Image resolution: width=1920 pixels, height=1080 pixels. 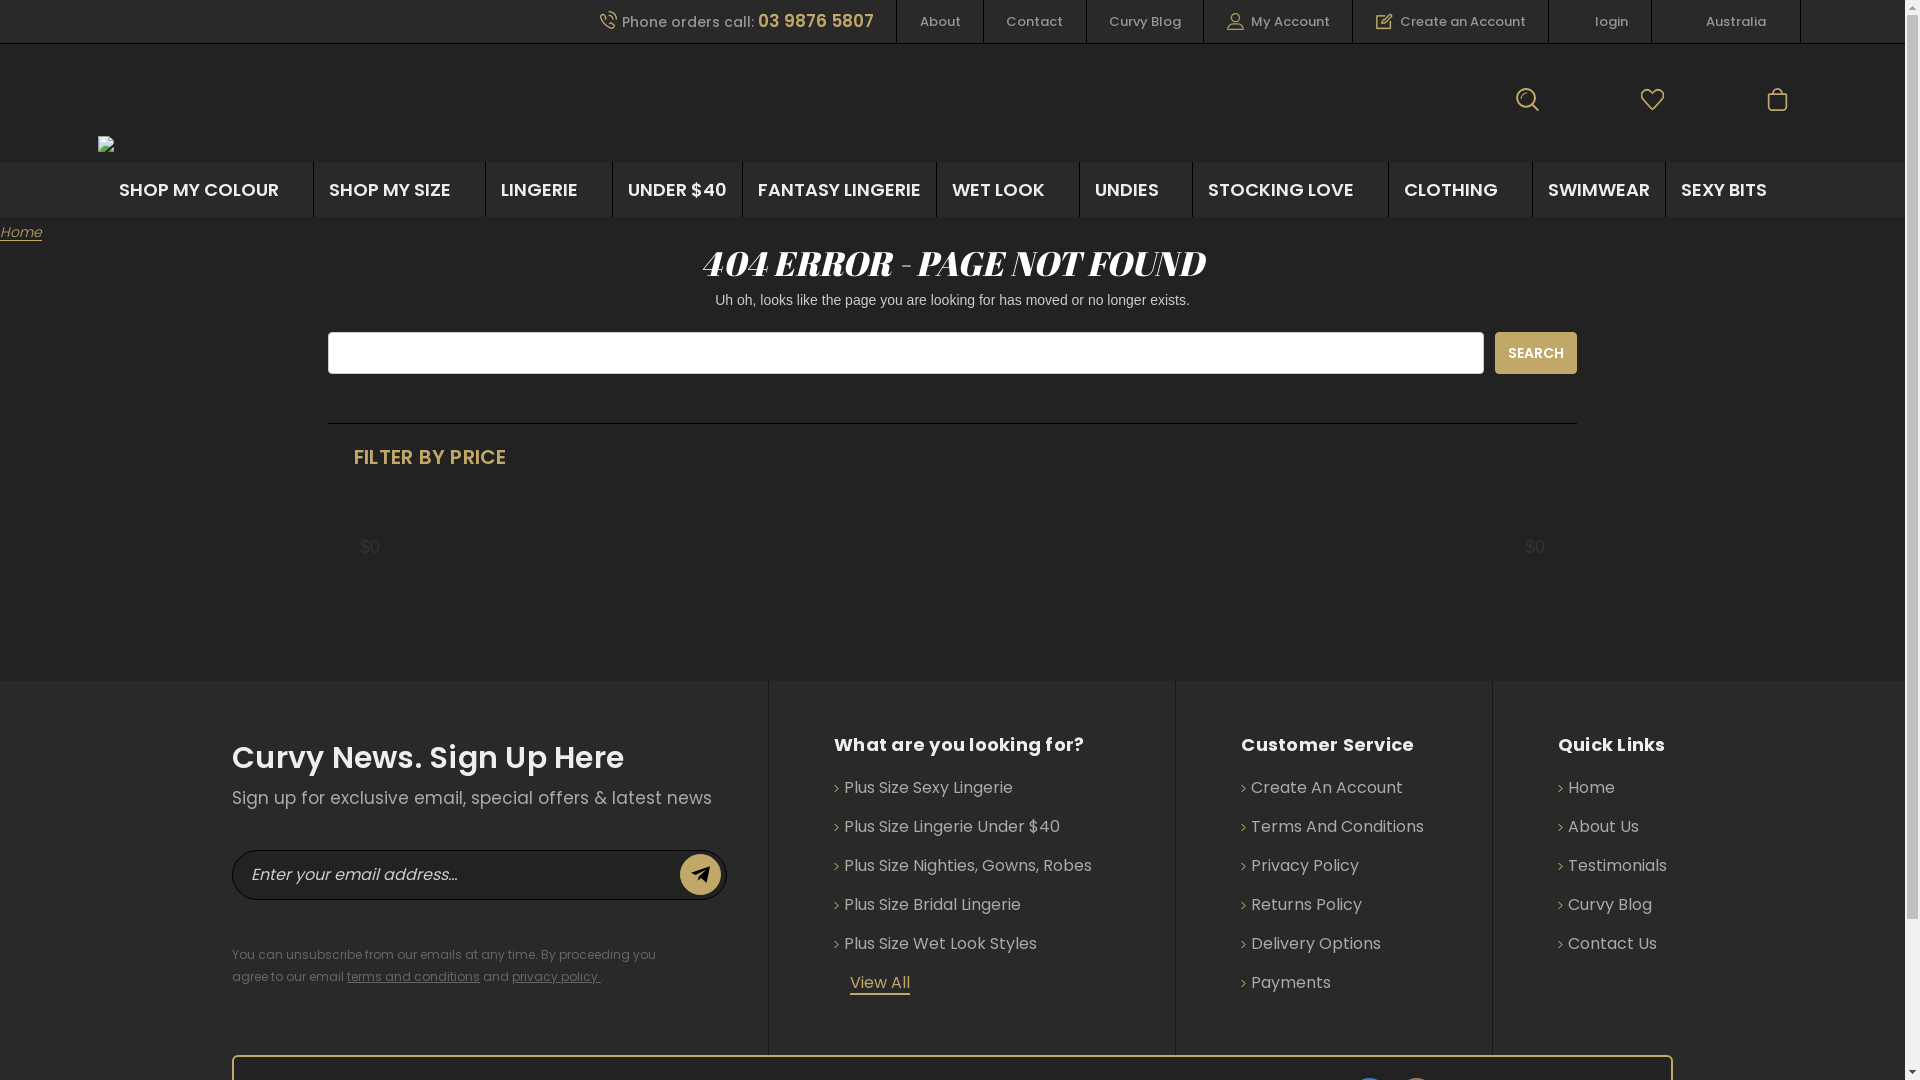 I want to click on 'Home', so click(x=20, y=230).